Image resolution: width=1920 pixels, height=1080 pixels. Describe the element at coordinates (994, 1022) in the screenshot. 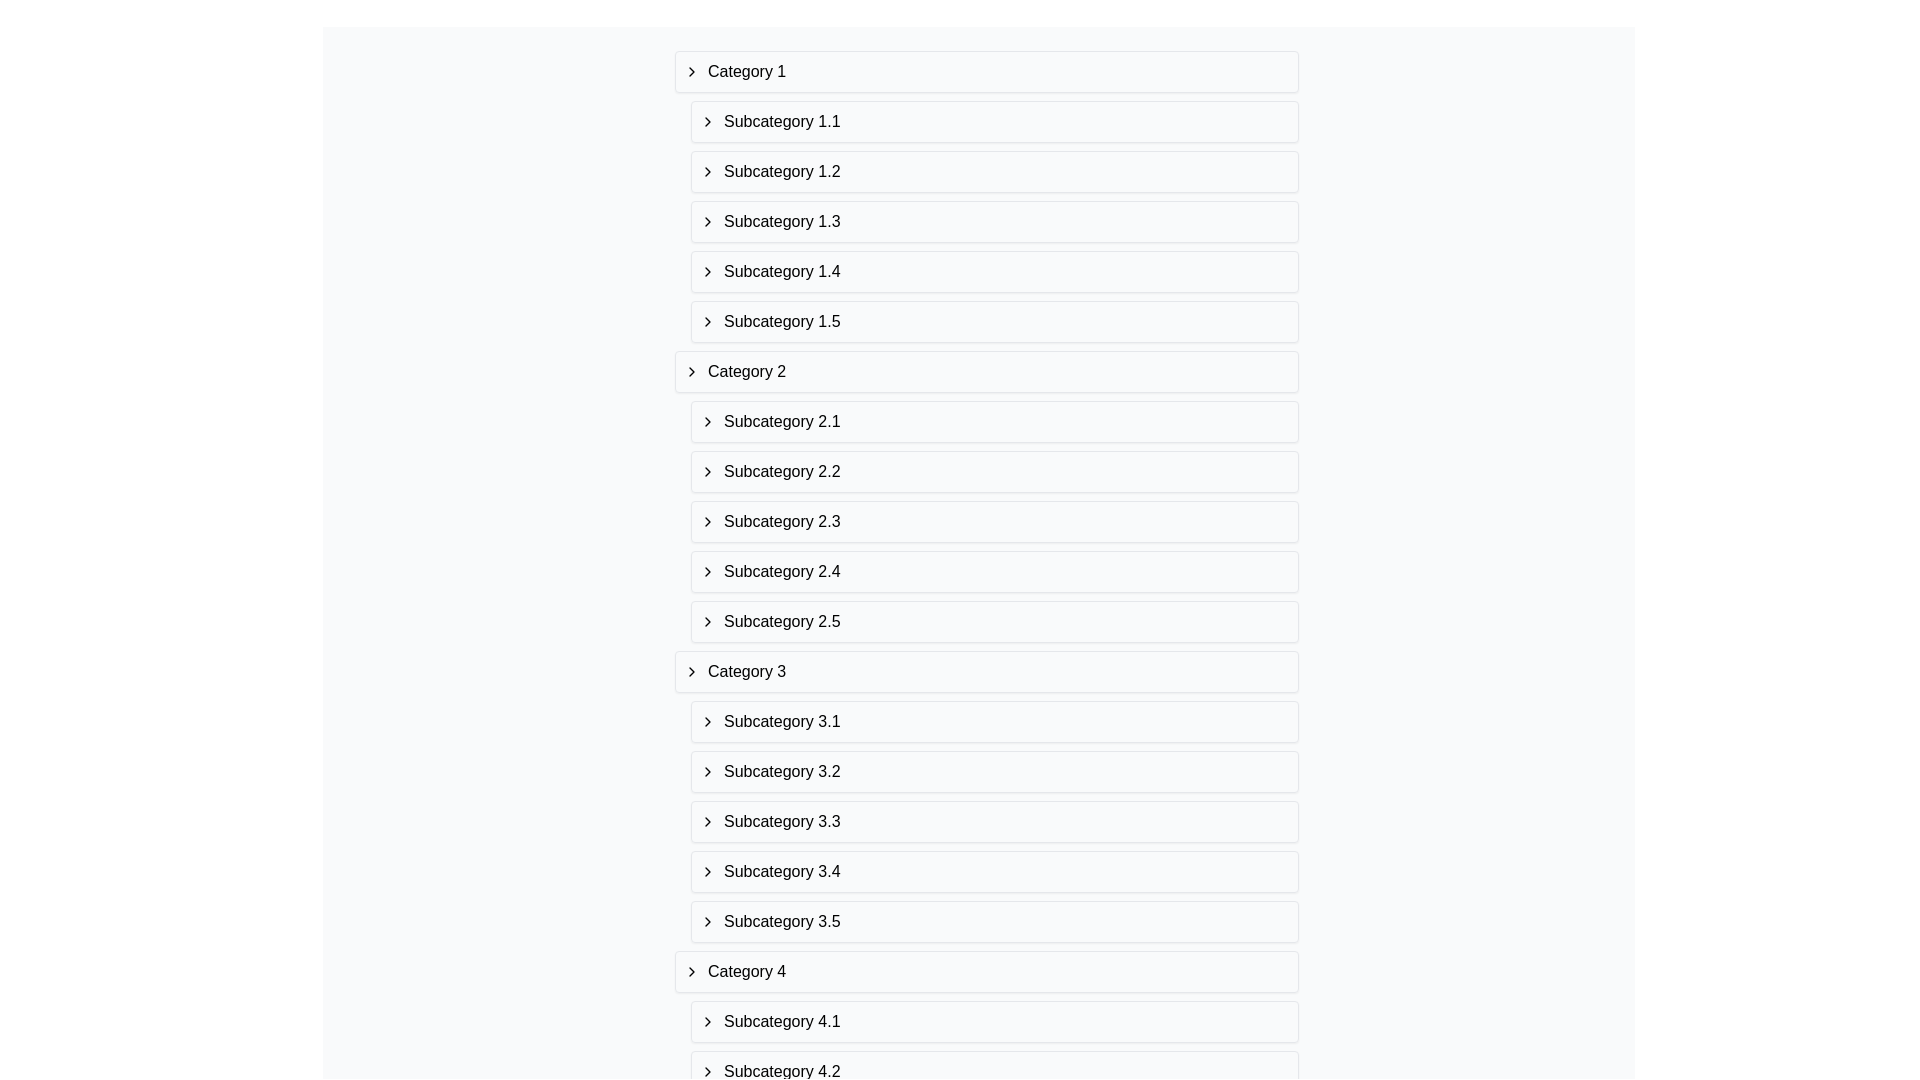

I see `the button labeled 'Subcategory 4.1' located in the submenu of 'Category 4'` at that location.